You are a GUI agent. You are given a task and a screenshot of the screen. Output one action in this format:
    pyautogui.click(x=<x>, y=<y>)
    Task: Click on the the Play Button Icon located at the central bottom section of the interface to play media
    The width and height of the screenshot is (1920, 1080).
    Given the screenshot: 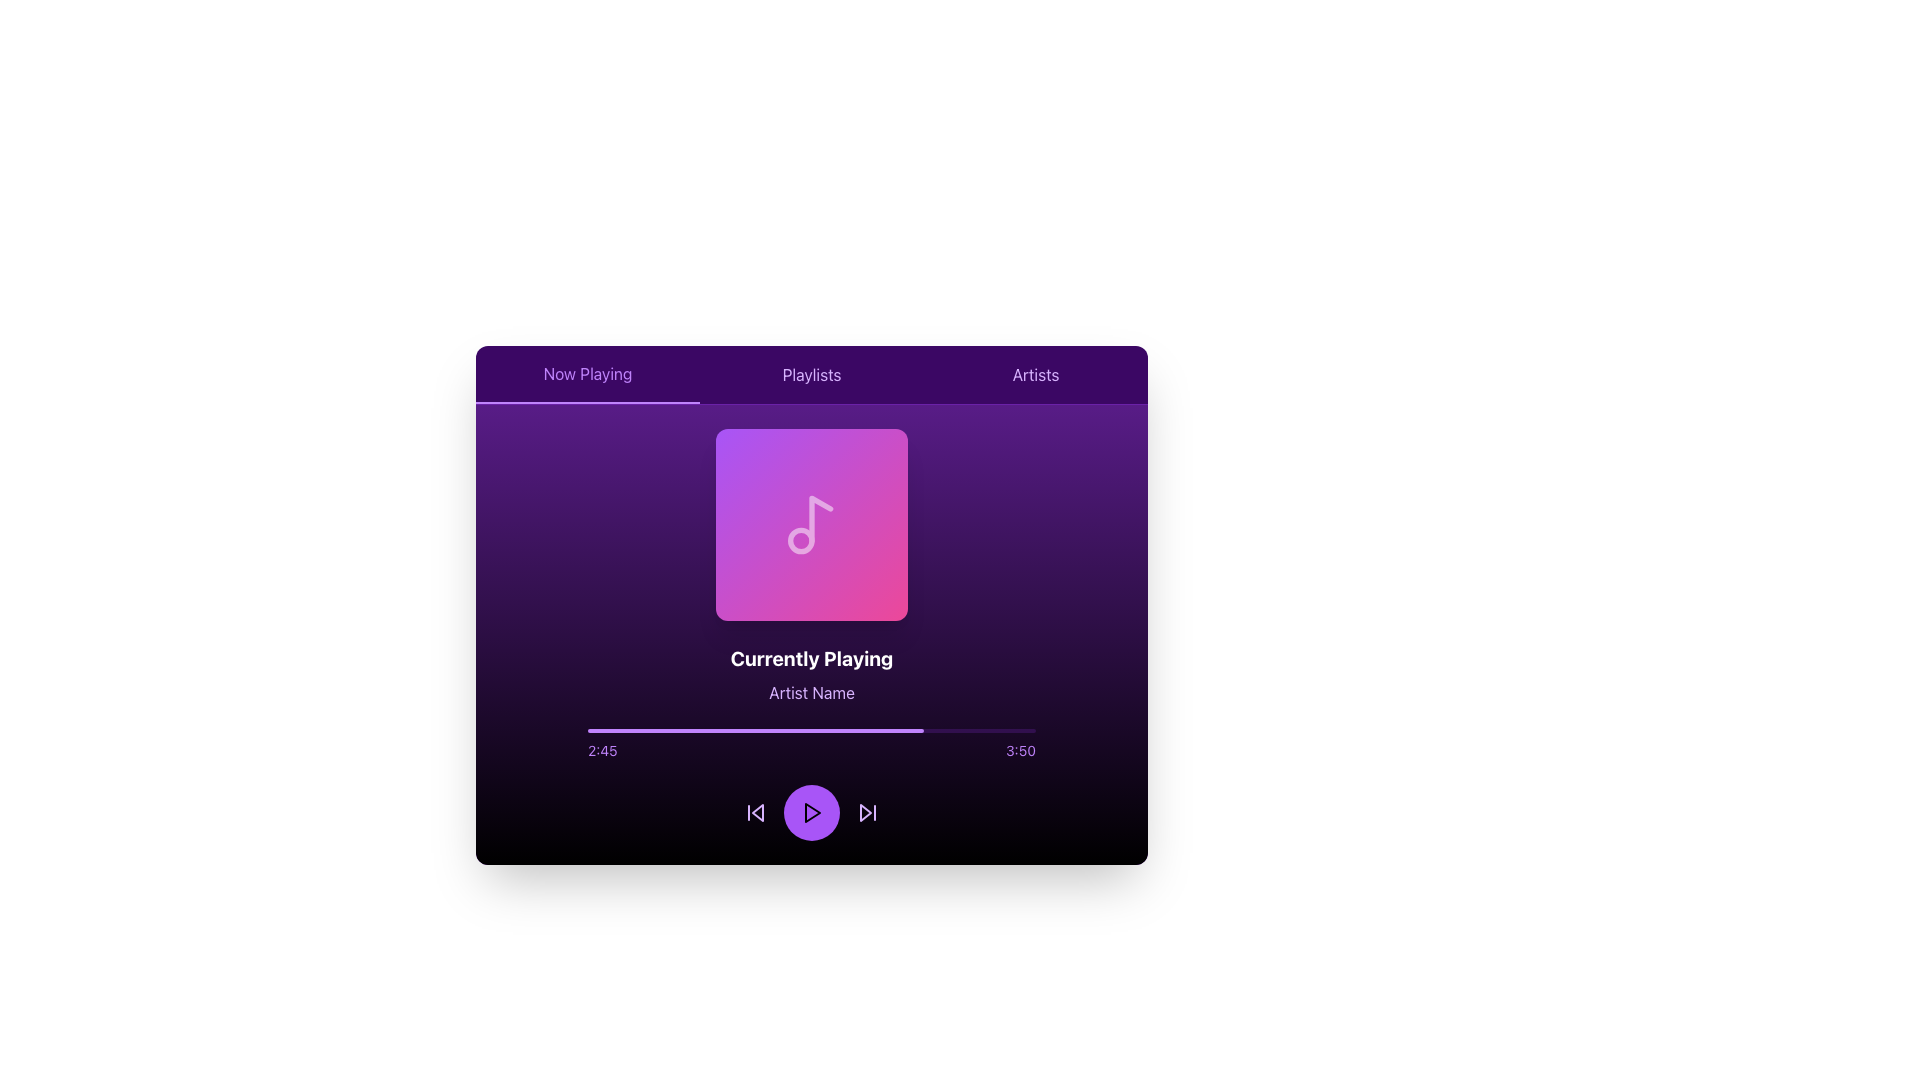 What is the action you would take?
    pyautogui.click(x=812, y=813)
    